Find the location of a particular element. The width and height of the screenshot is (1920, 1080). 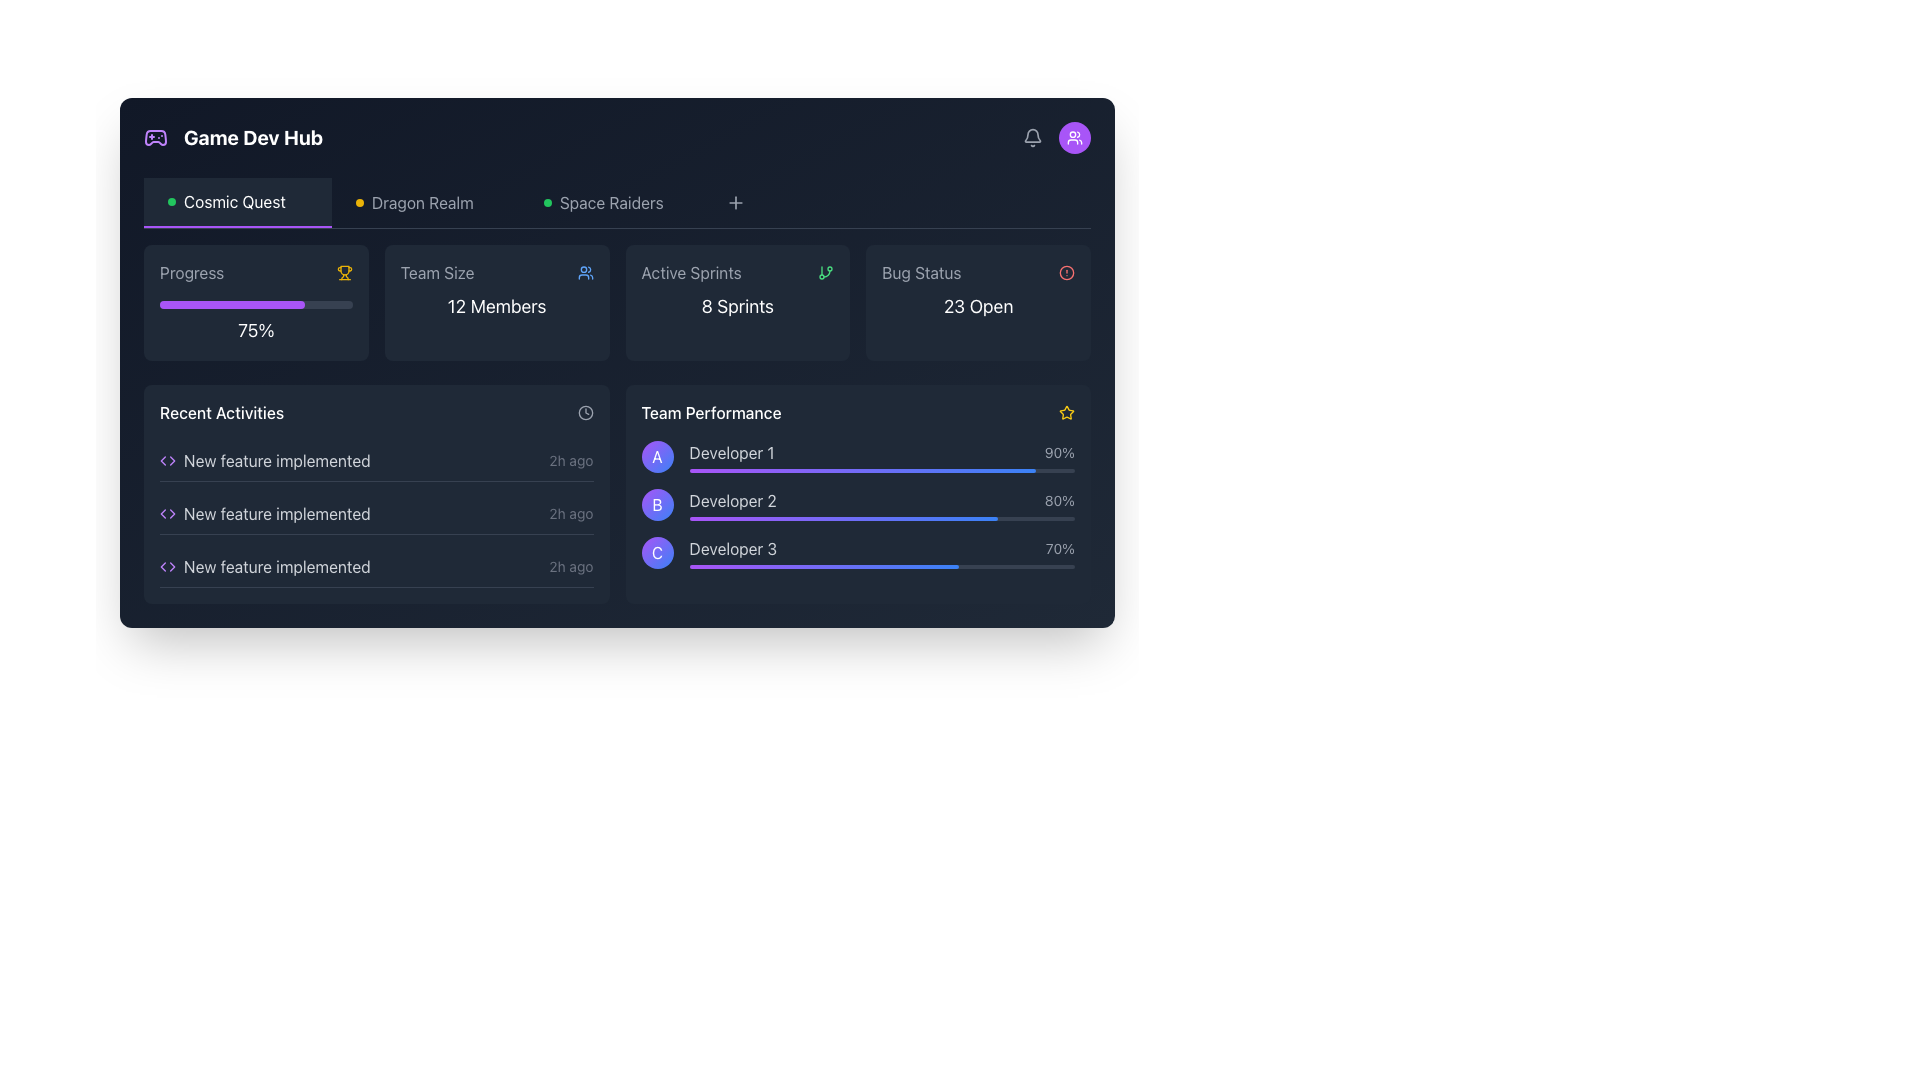

the bell-shaped notification icon located in the top-right corner of the interface is located at coordinates (1032, 135).